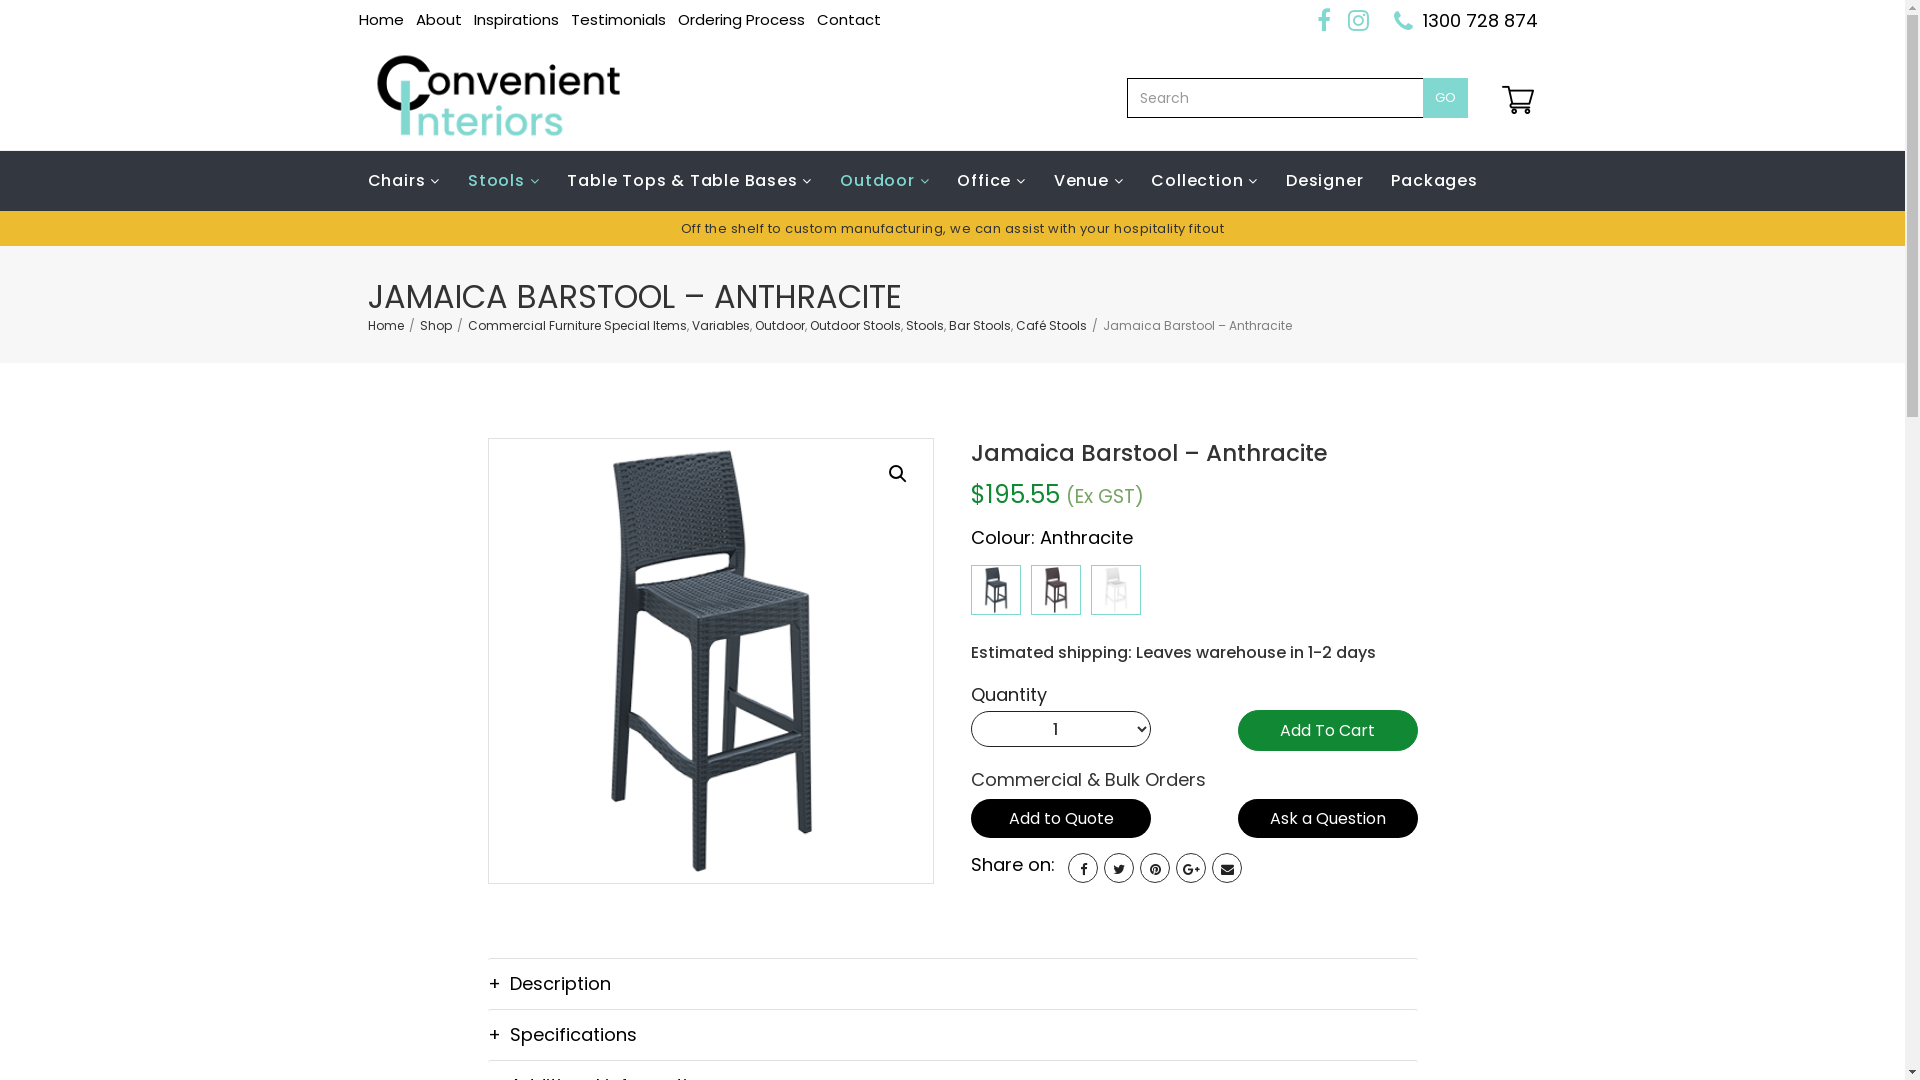 This screenshot has height=1080, width=1920. What do you see at coordinates (1237, 730) in the screenshot?
I see `'Add To Cart'` at bounding box center [1237, 730].